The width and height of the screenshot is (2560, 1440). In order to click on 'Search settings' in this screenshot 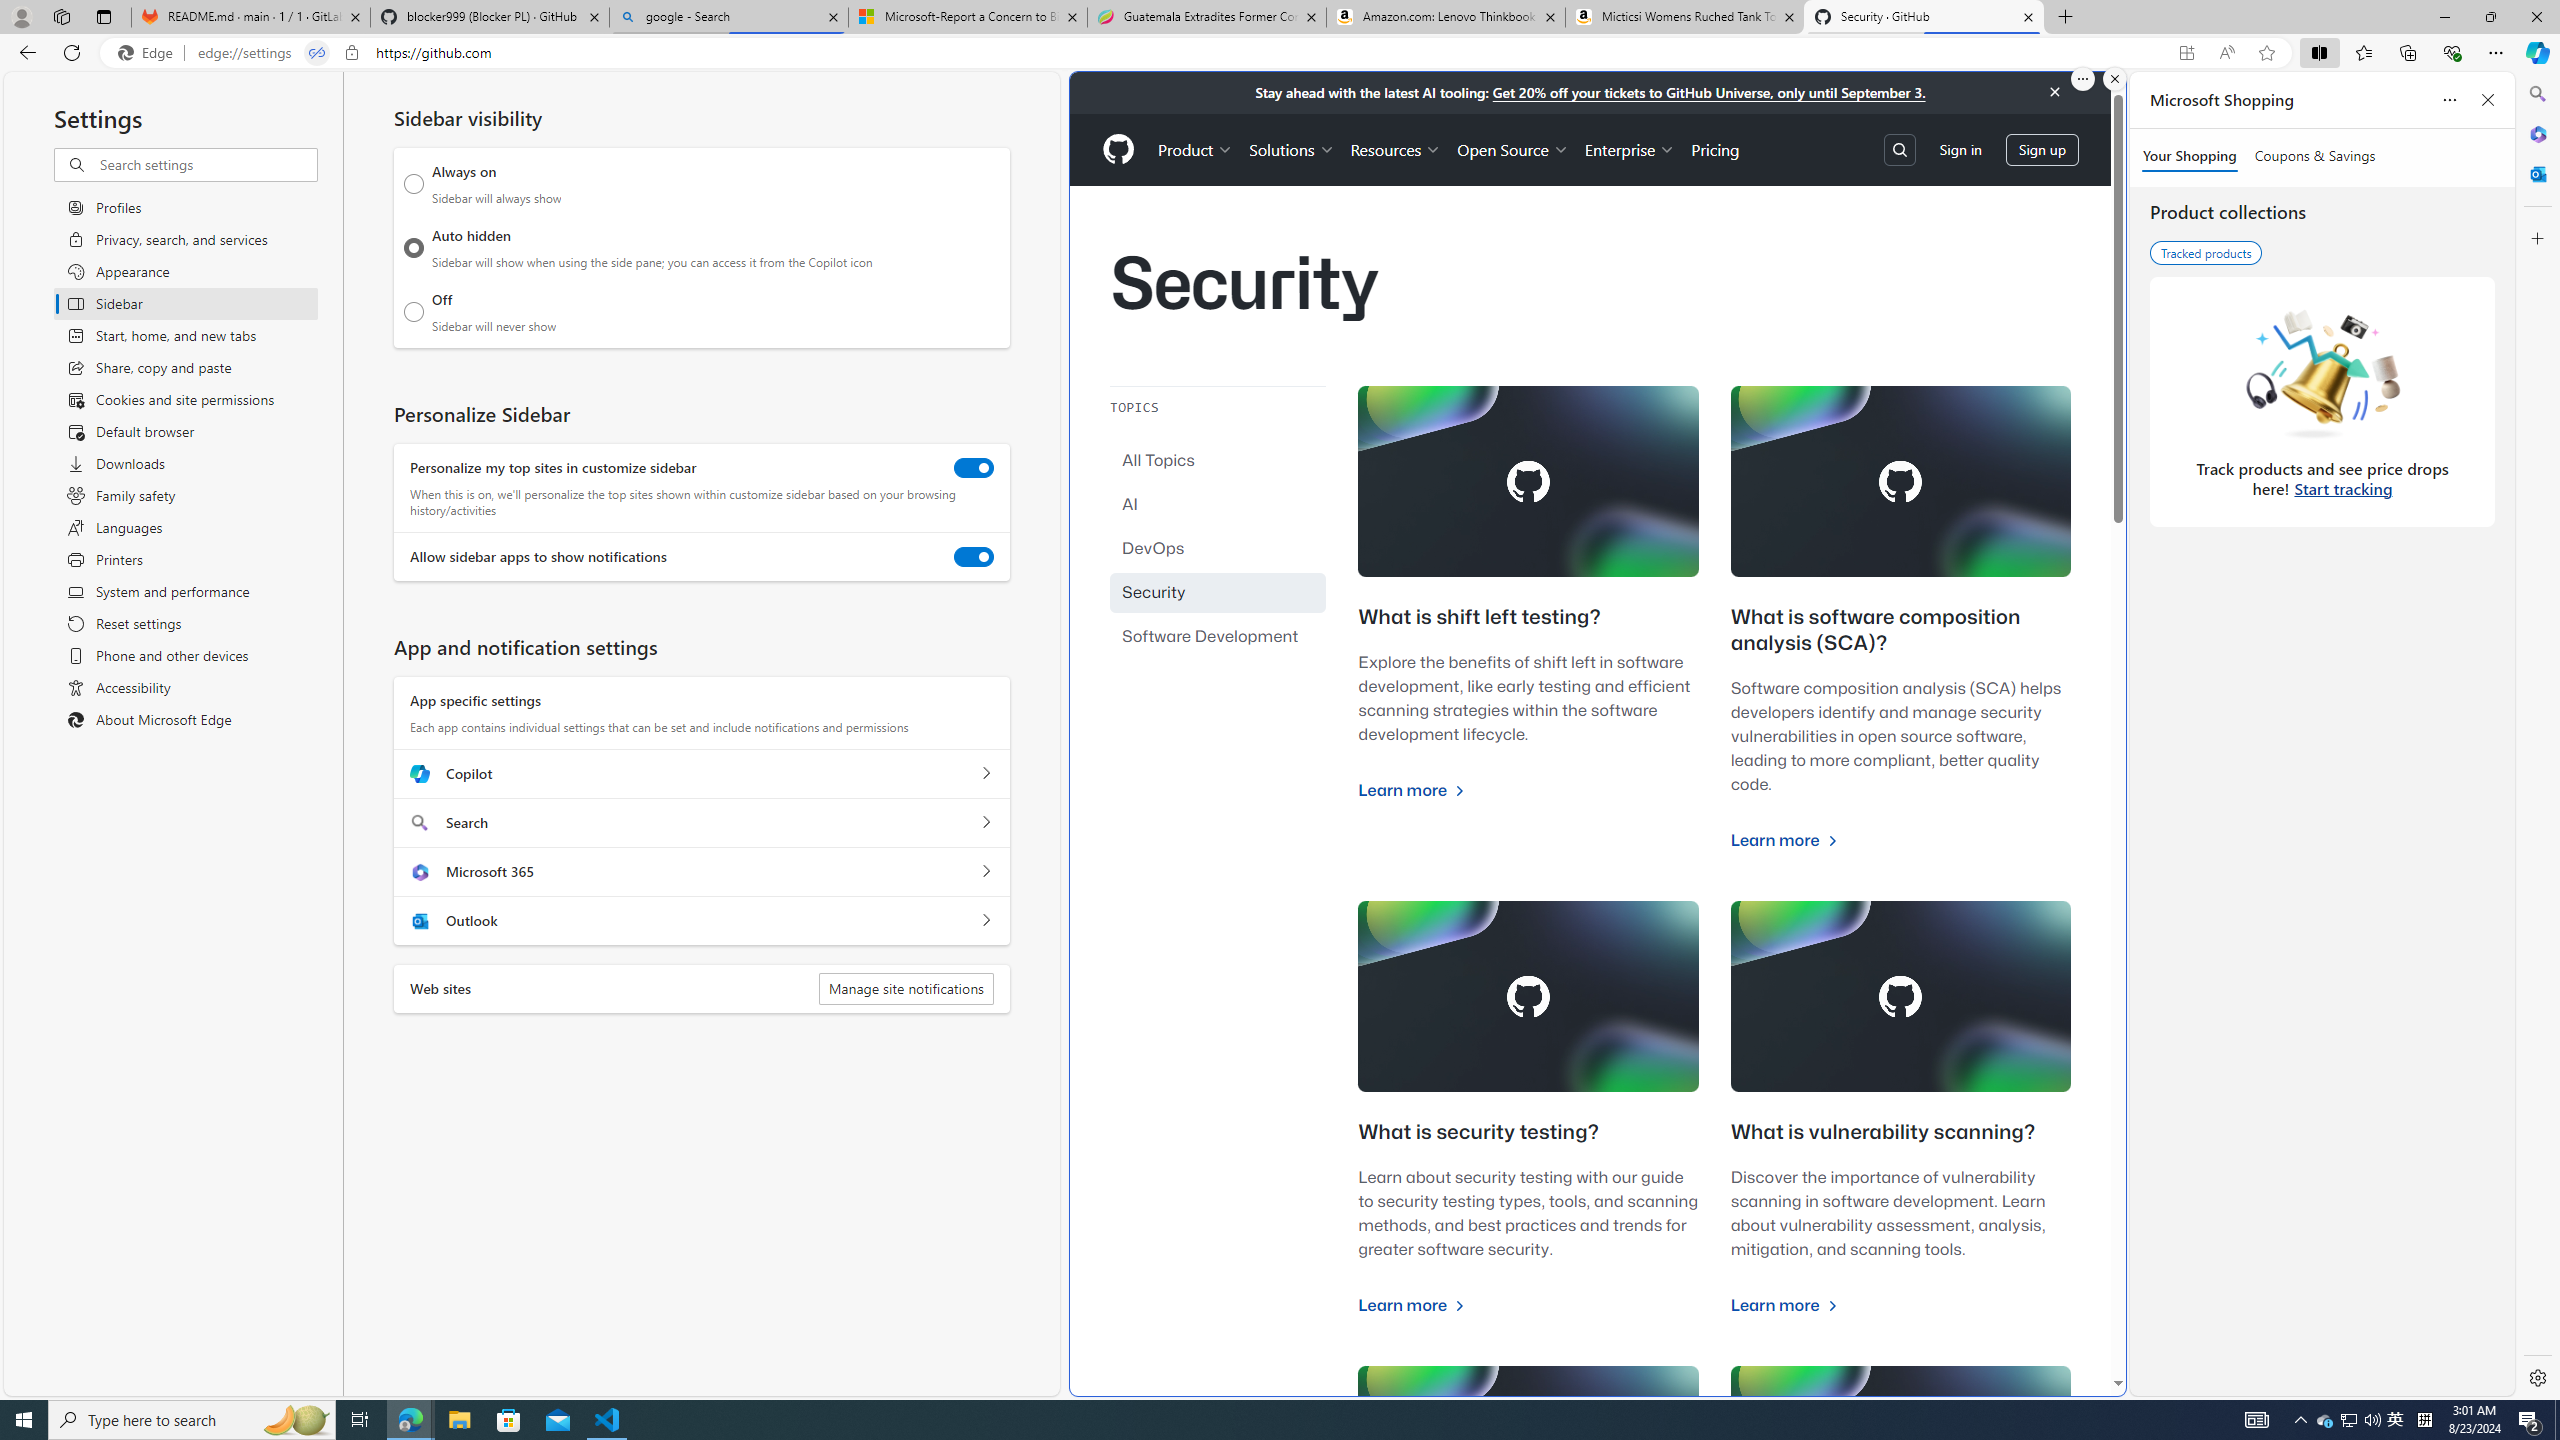, I will do `click(207, 164)`.